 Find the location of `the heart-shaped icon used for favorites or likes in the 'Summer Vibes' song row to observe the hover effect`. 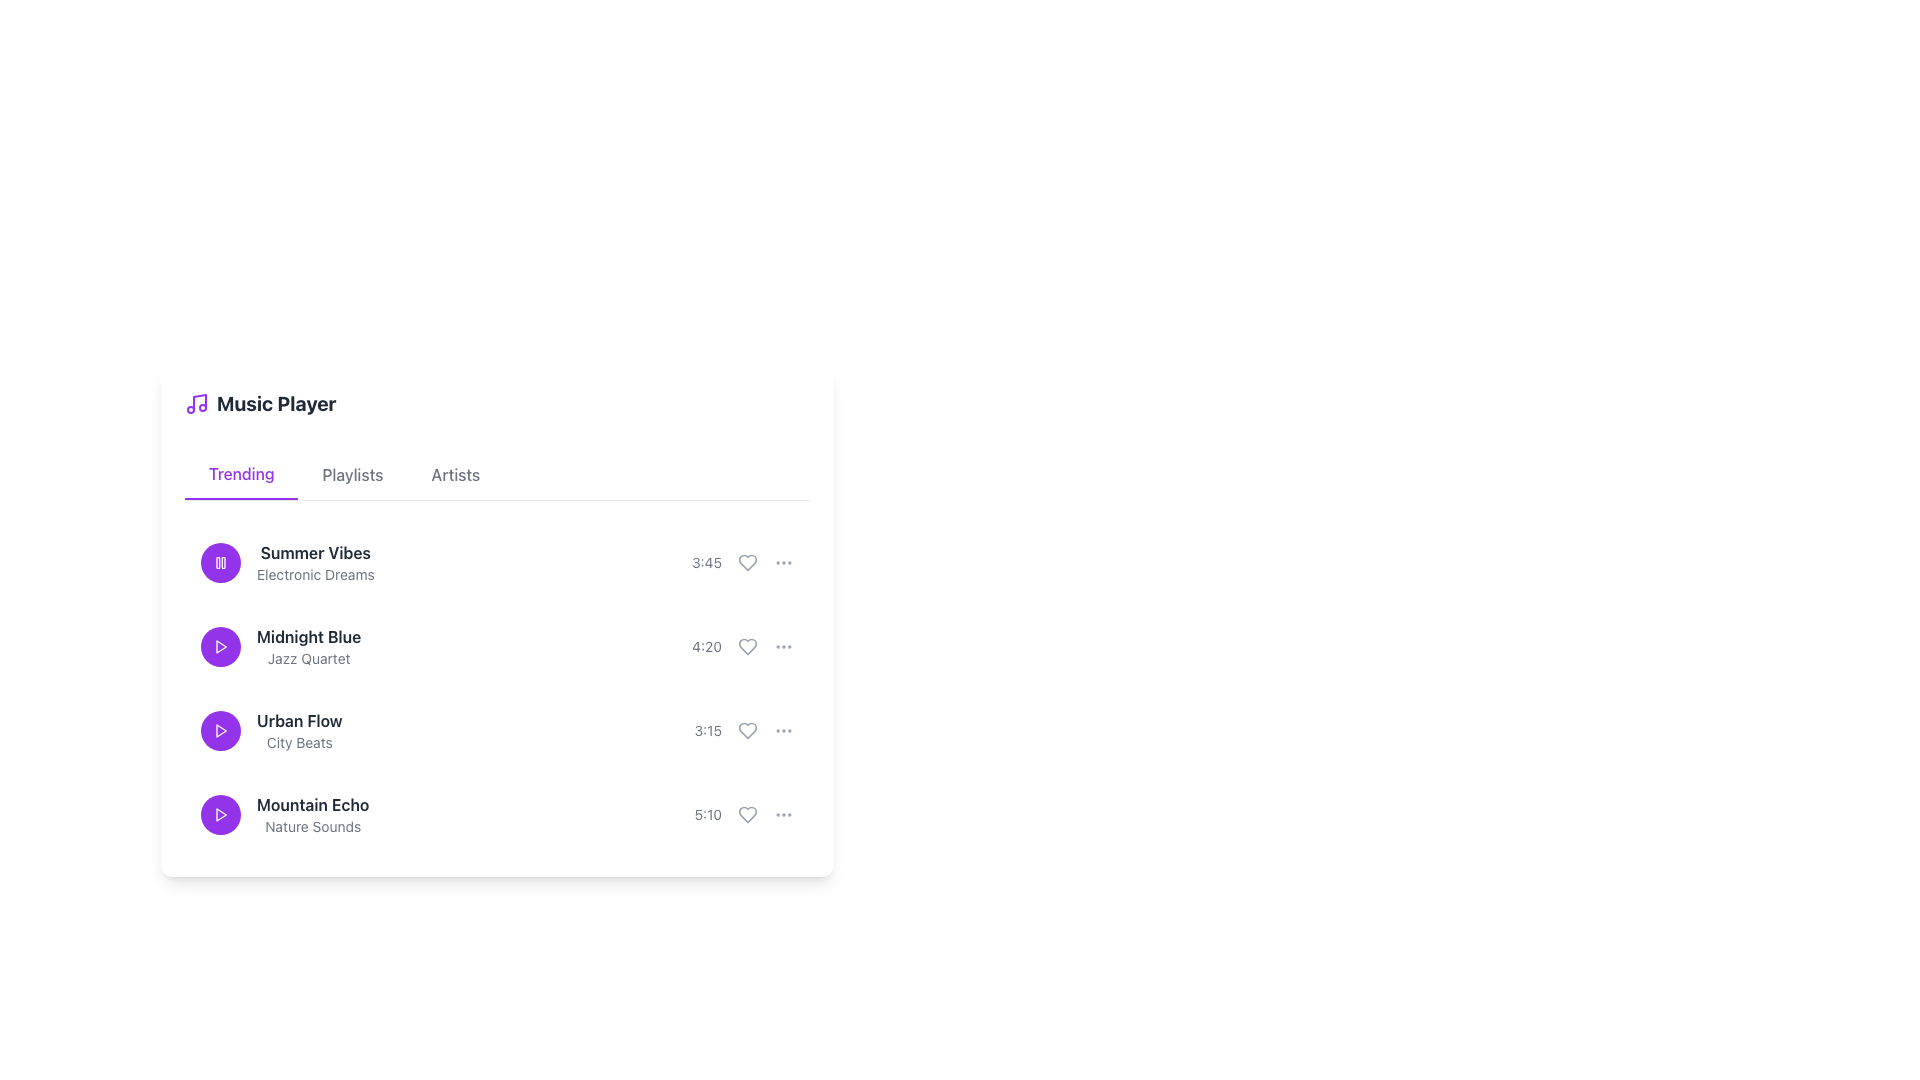

the heart-shaped icon used for favorites or likes in the 'Summer Vibes' song row to observe the hover effect is located at coordinates (742, 563).